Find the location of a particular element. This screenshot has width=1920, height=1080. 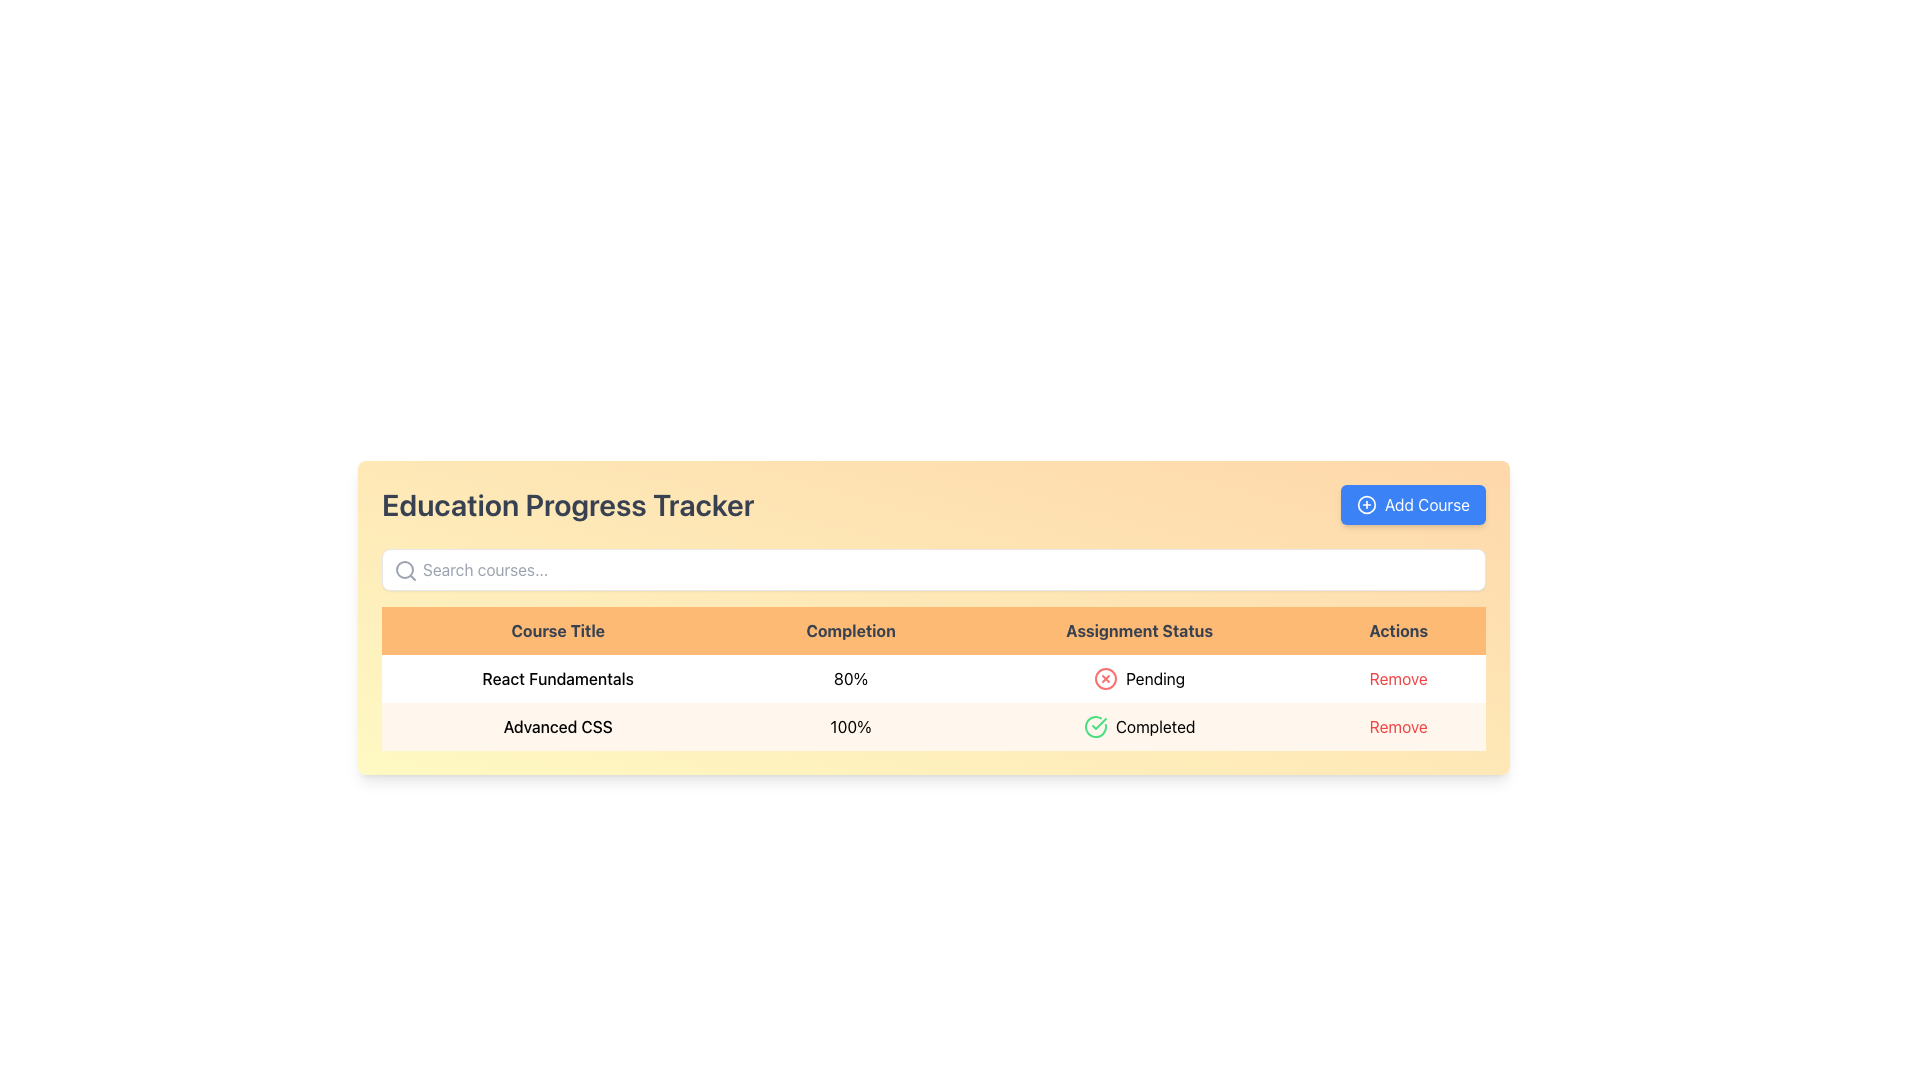

the blue button in the top-right corner of the card interface is located at coordinates (1425, 504).